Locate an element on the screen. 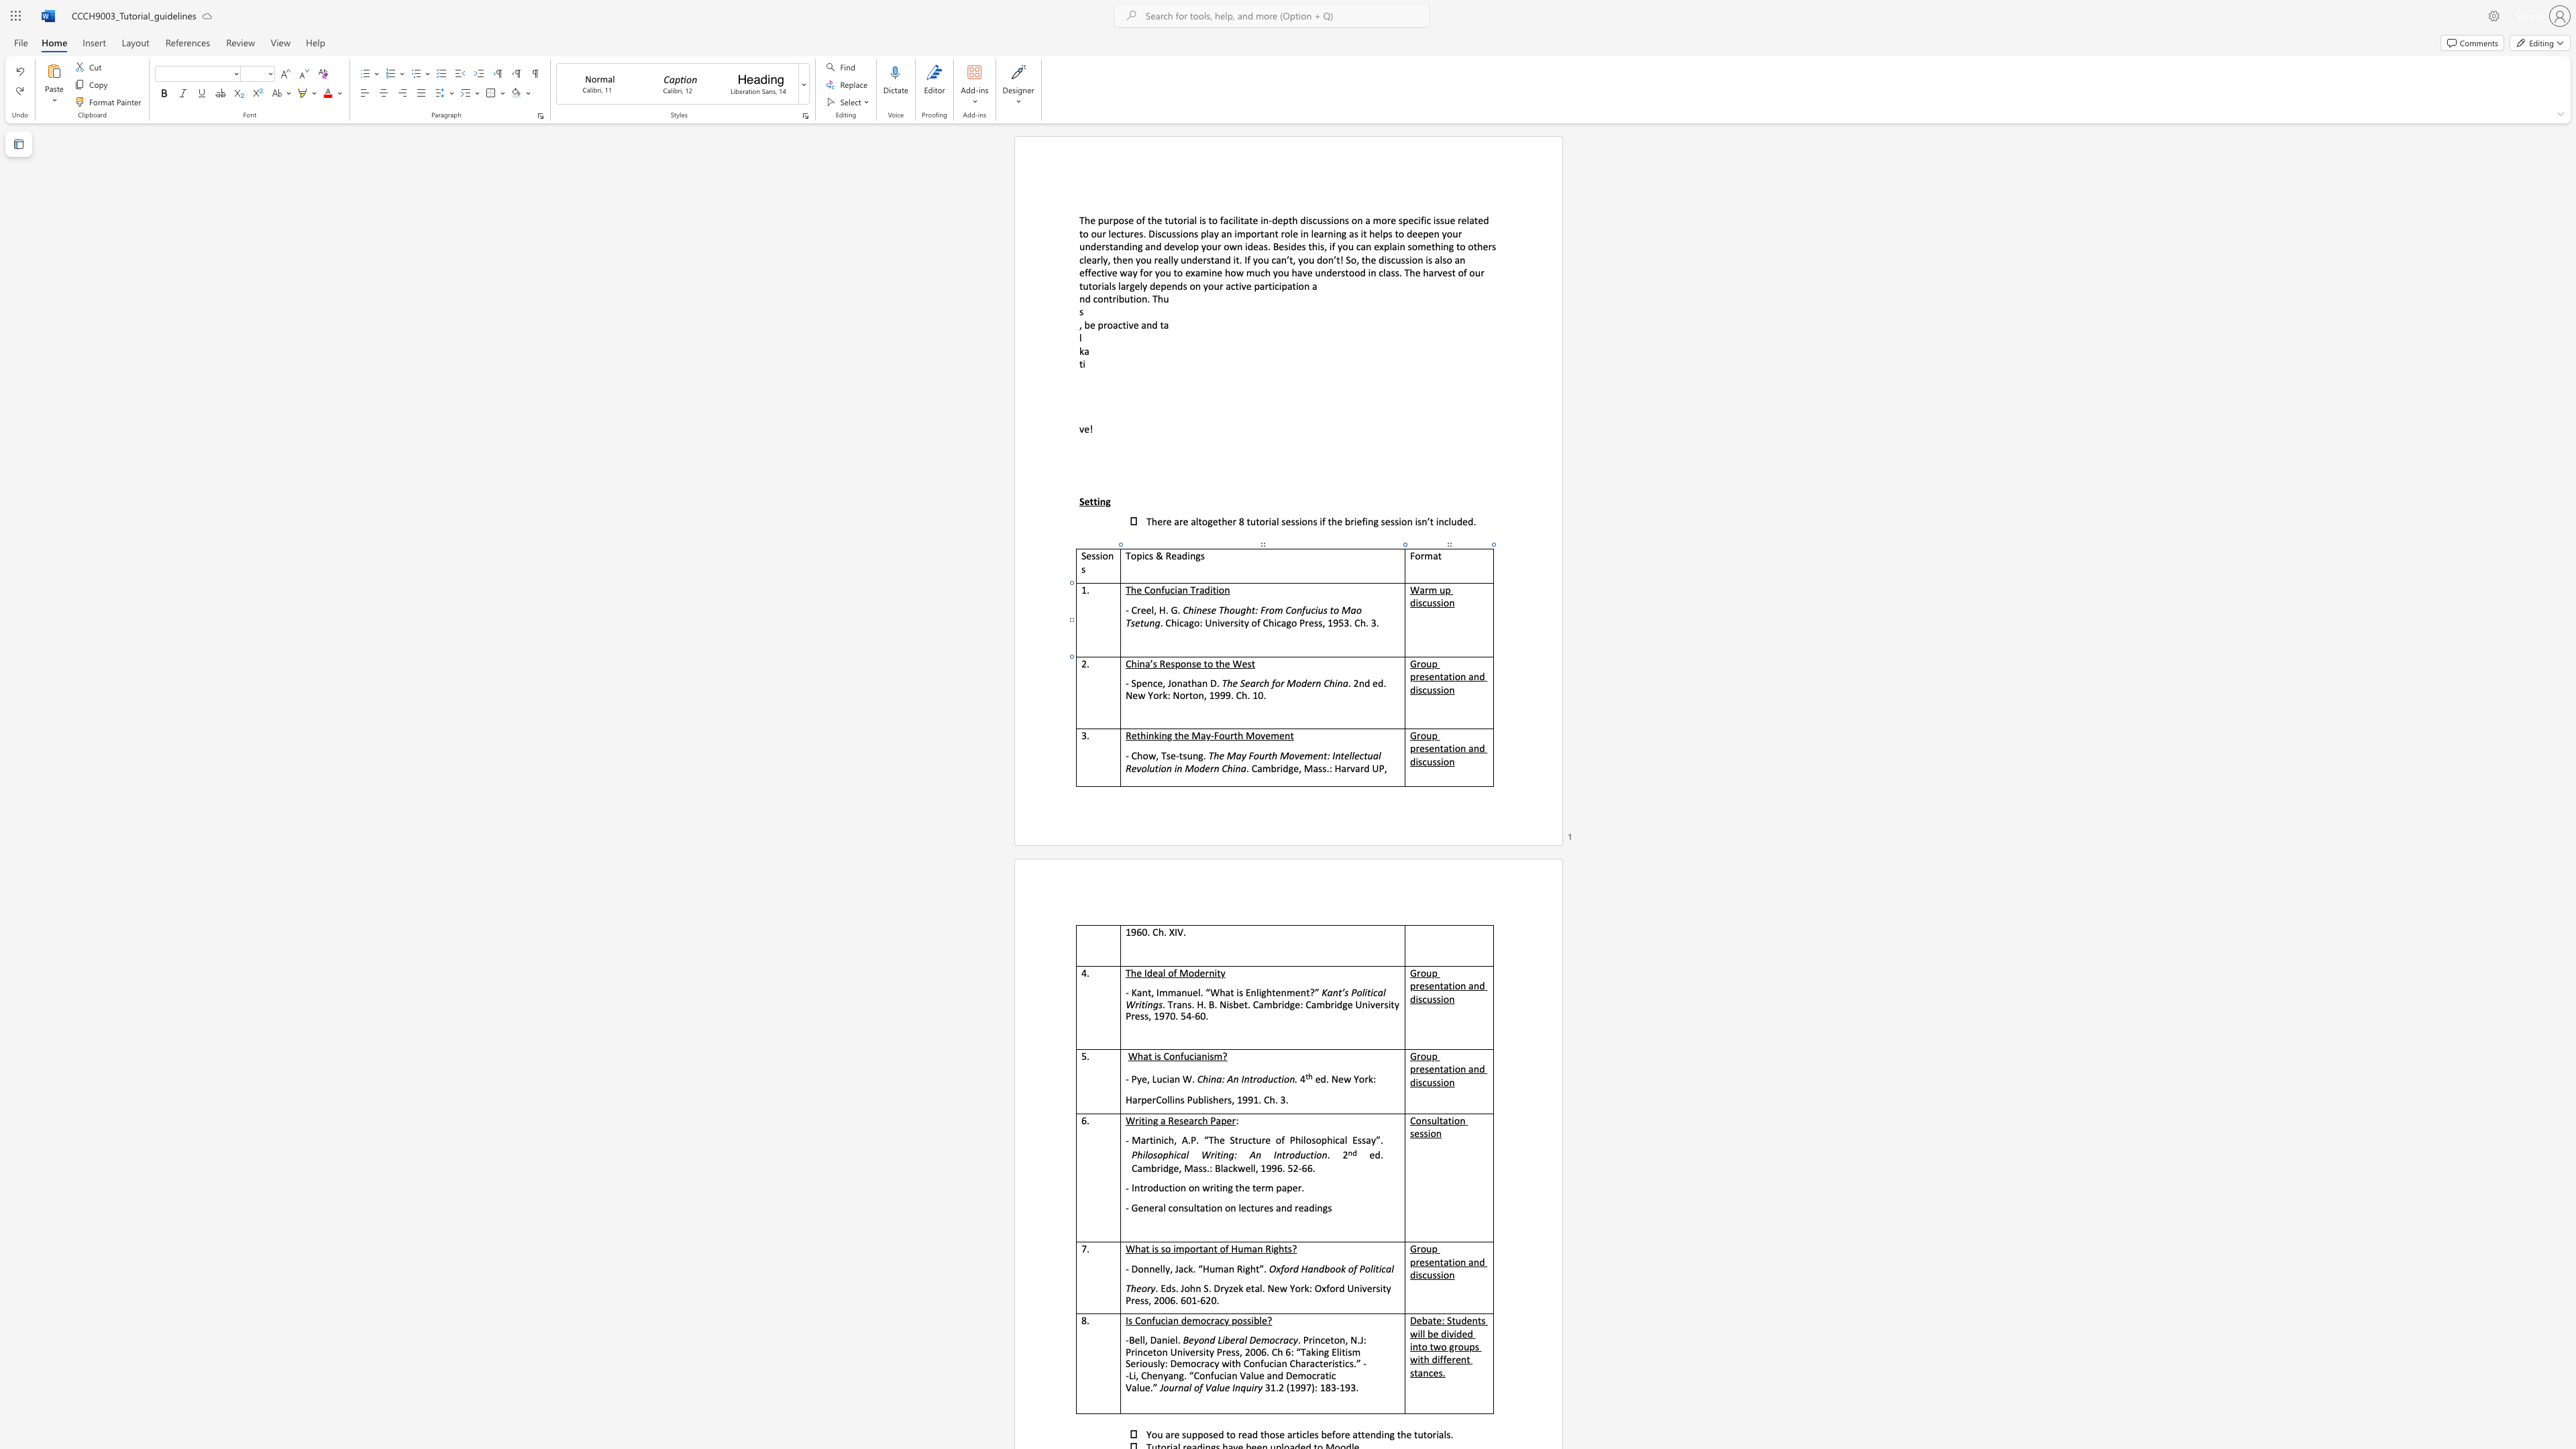 The width and height of the screenshot is (2576, 1449). the space between the continuous character "’" and "s" in the text is located at coordinates (1152, 663).